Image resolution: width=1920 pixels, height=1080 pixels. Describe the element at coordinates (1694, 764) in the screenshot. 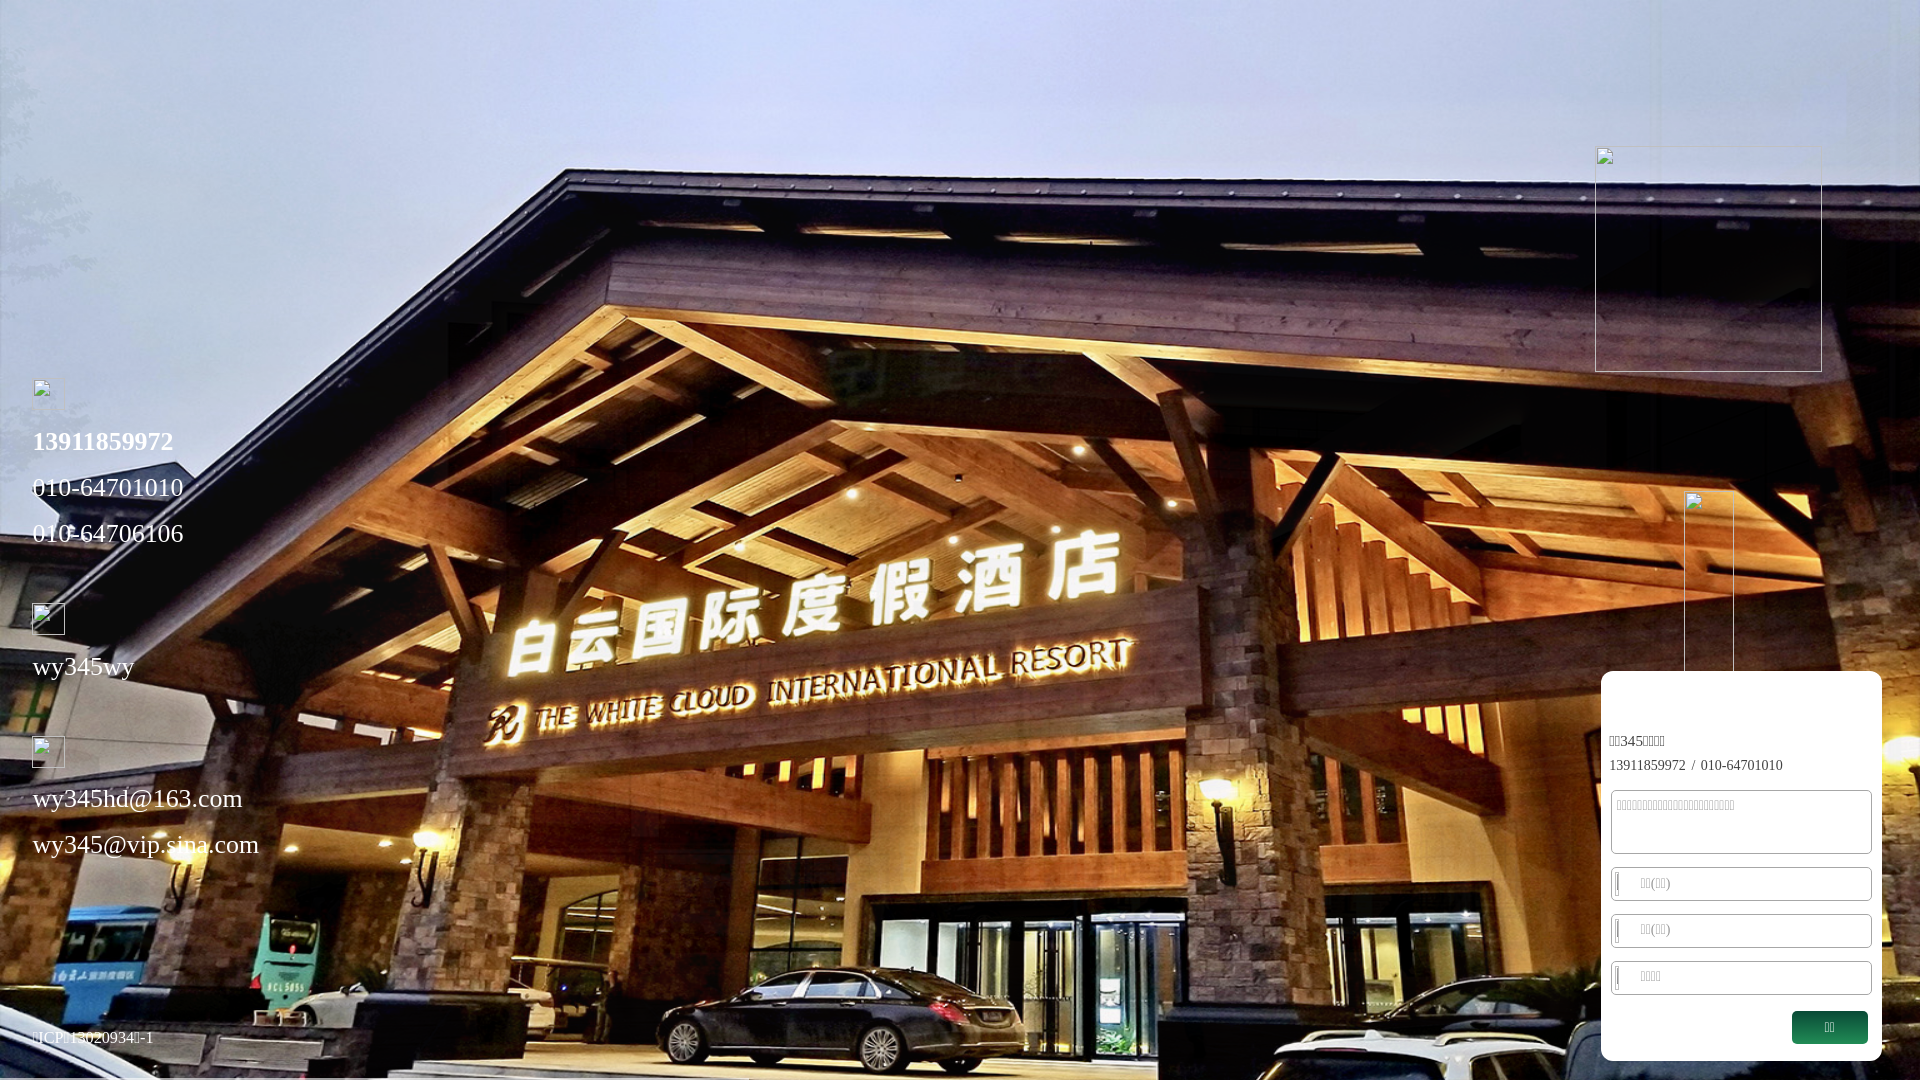

I see `'13911859972 / 010-64701010'` at that location.